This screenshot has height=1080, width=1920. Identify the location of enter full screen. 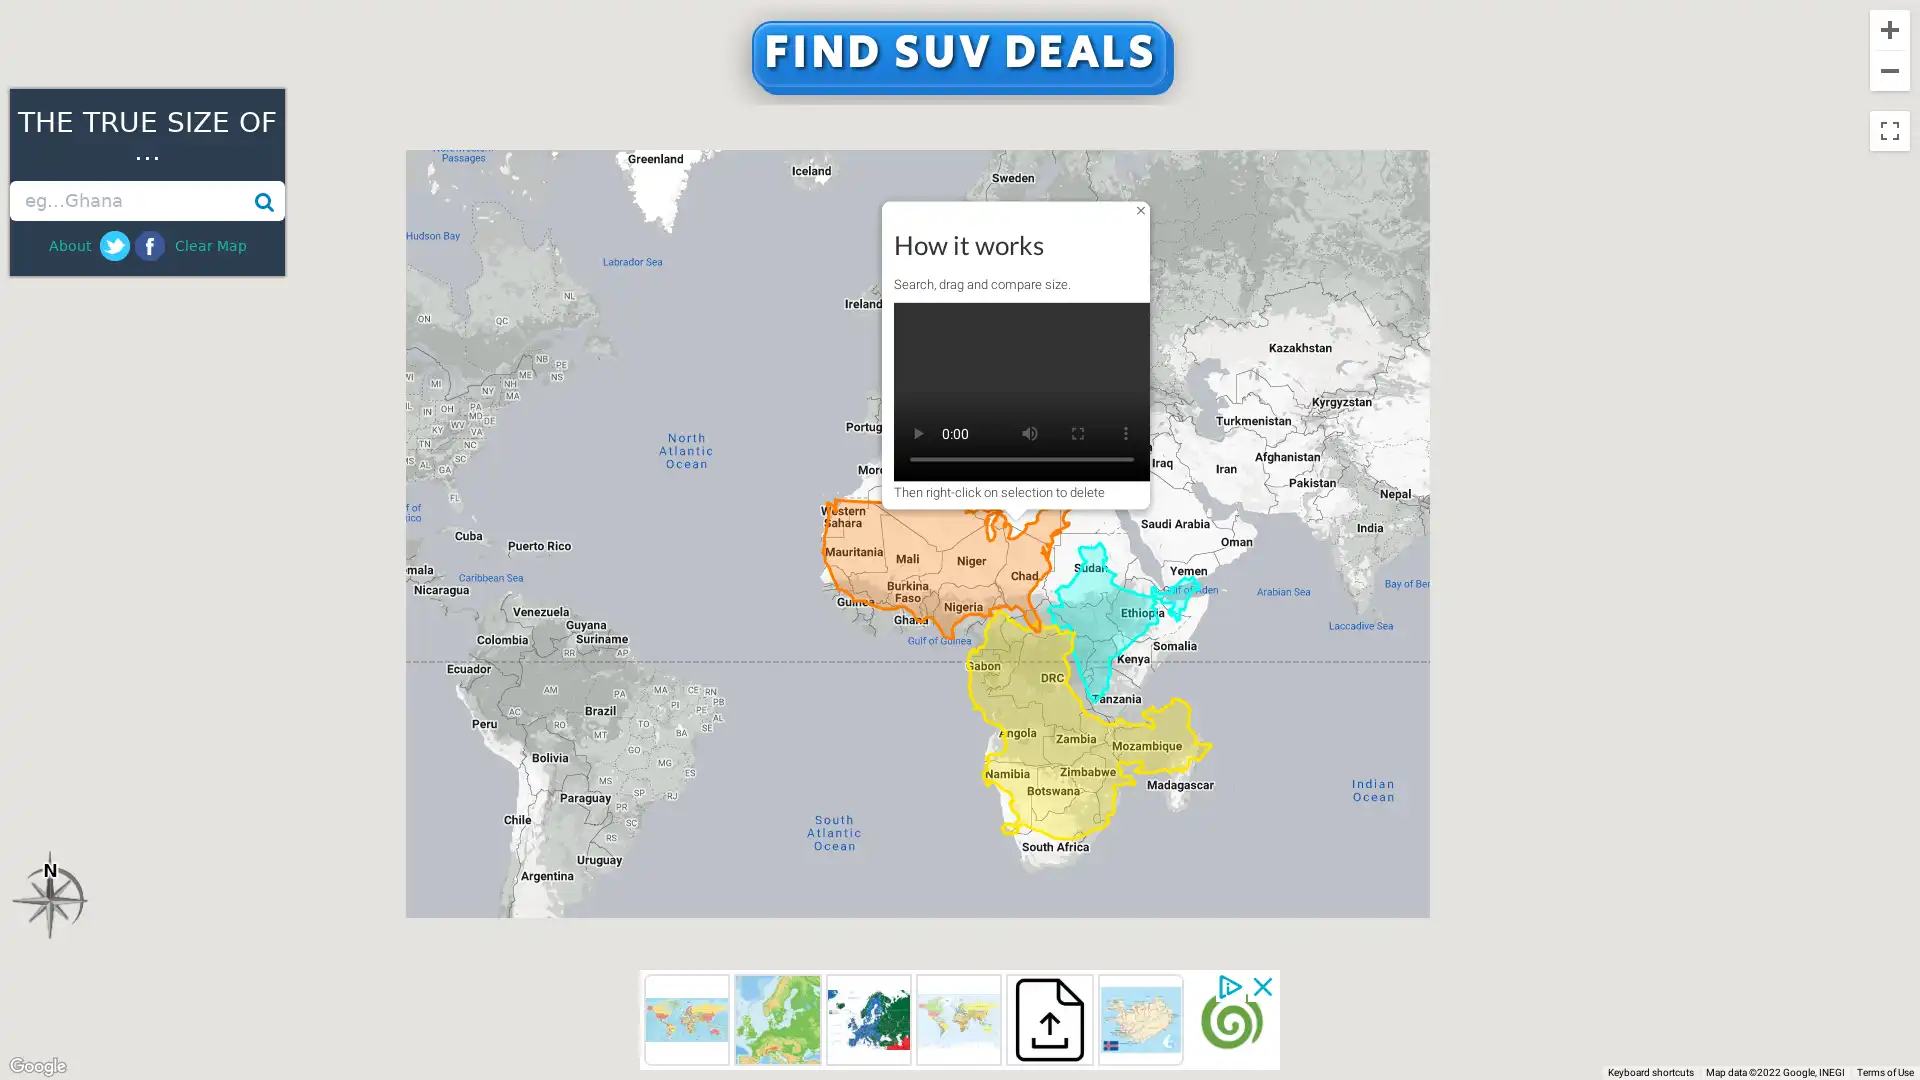
(1077, 431).